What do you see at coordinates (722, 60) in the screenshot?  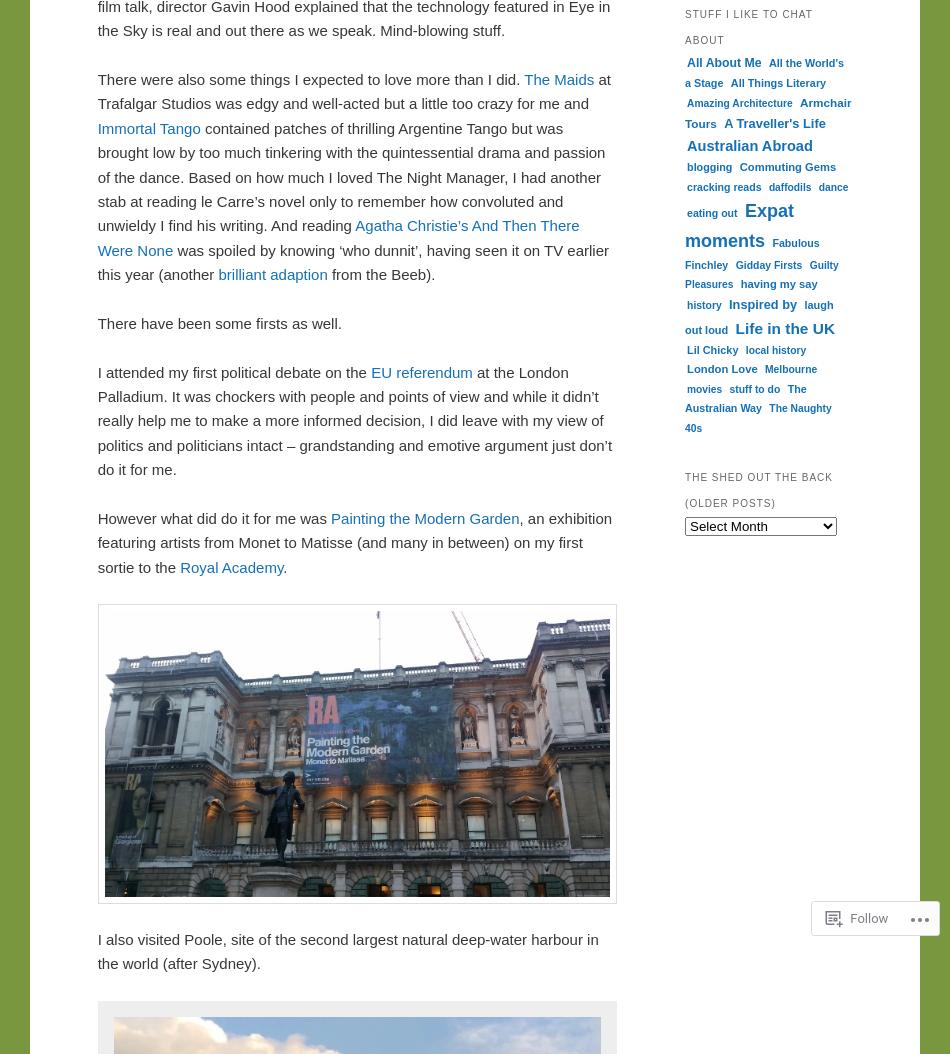 I see `'All About Me'` at bounding box center [722, 60].